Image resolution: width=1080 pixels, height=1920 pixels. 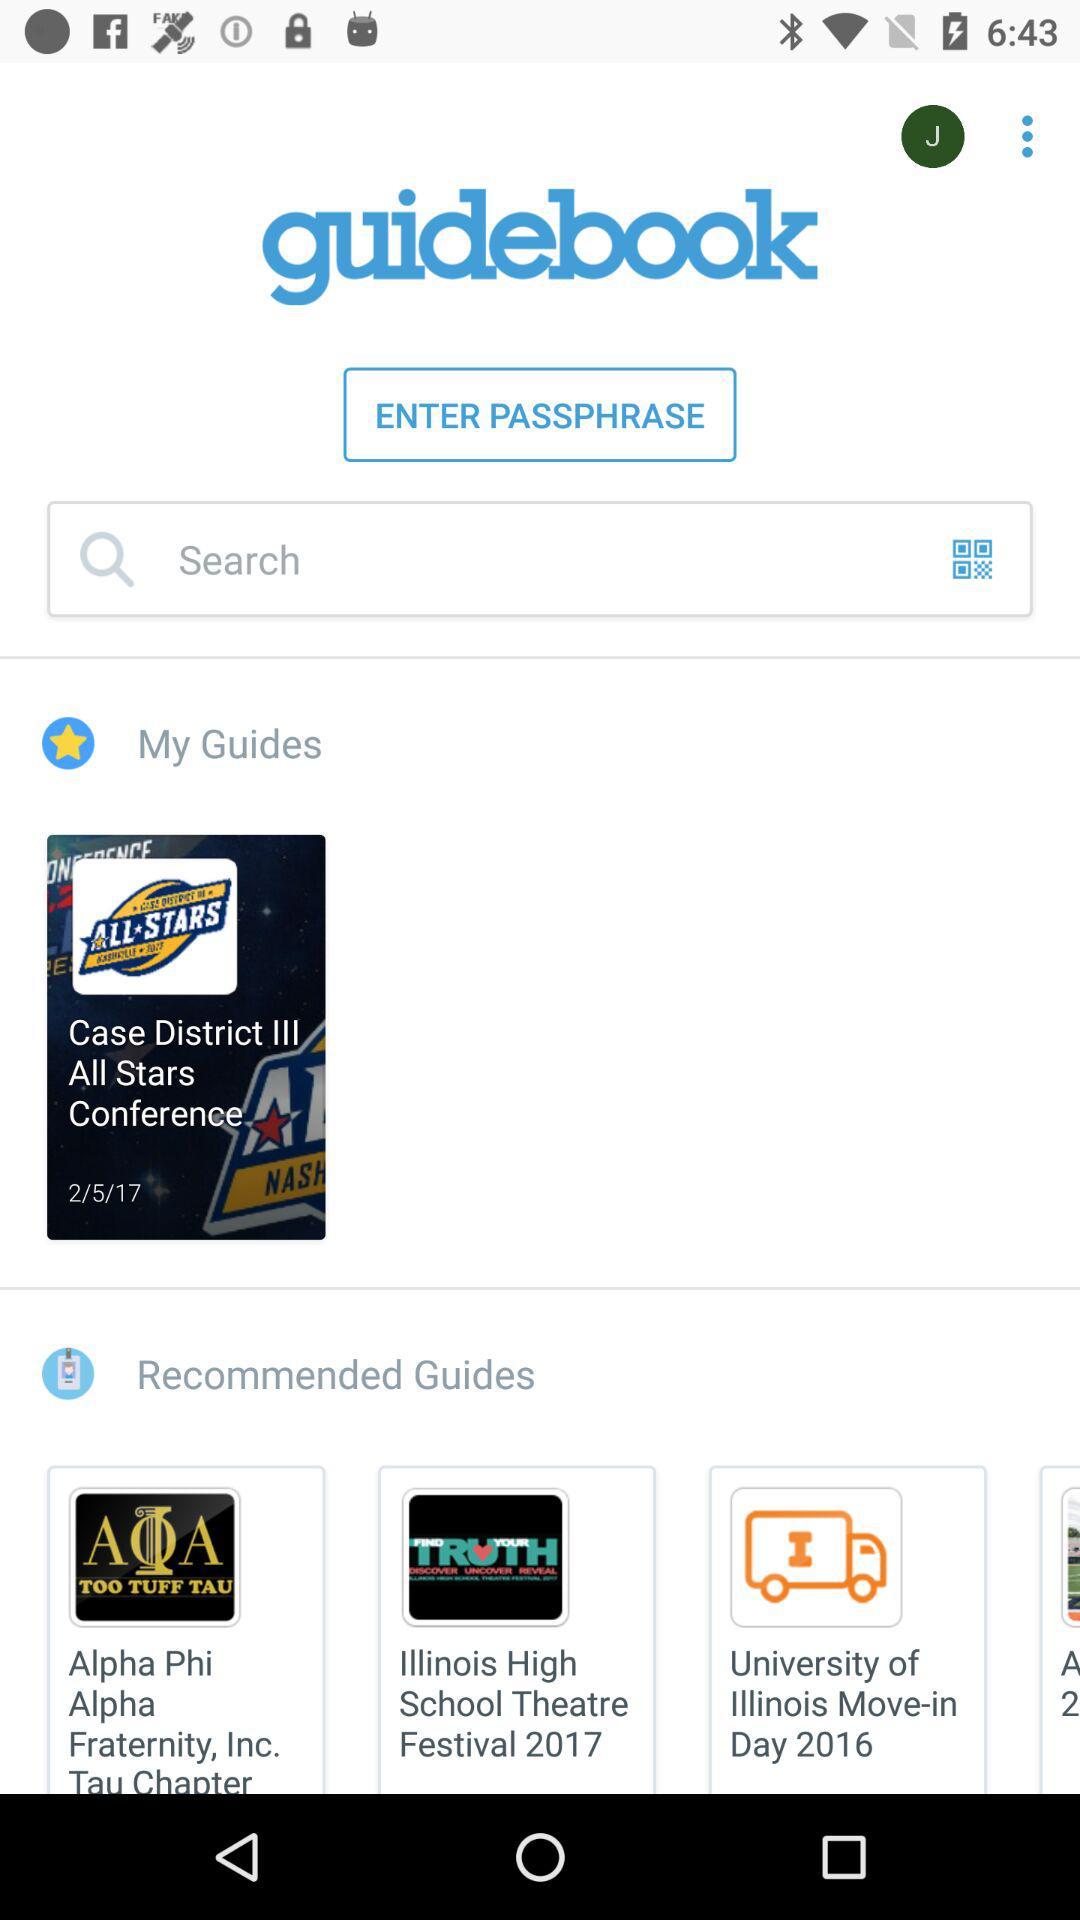 What do you see at coordinates (1016, 125) in the screenshot?
I see `the more icon` at bounding box center [1016, 125].